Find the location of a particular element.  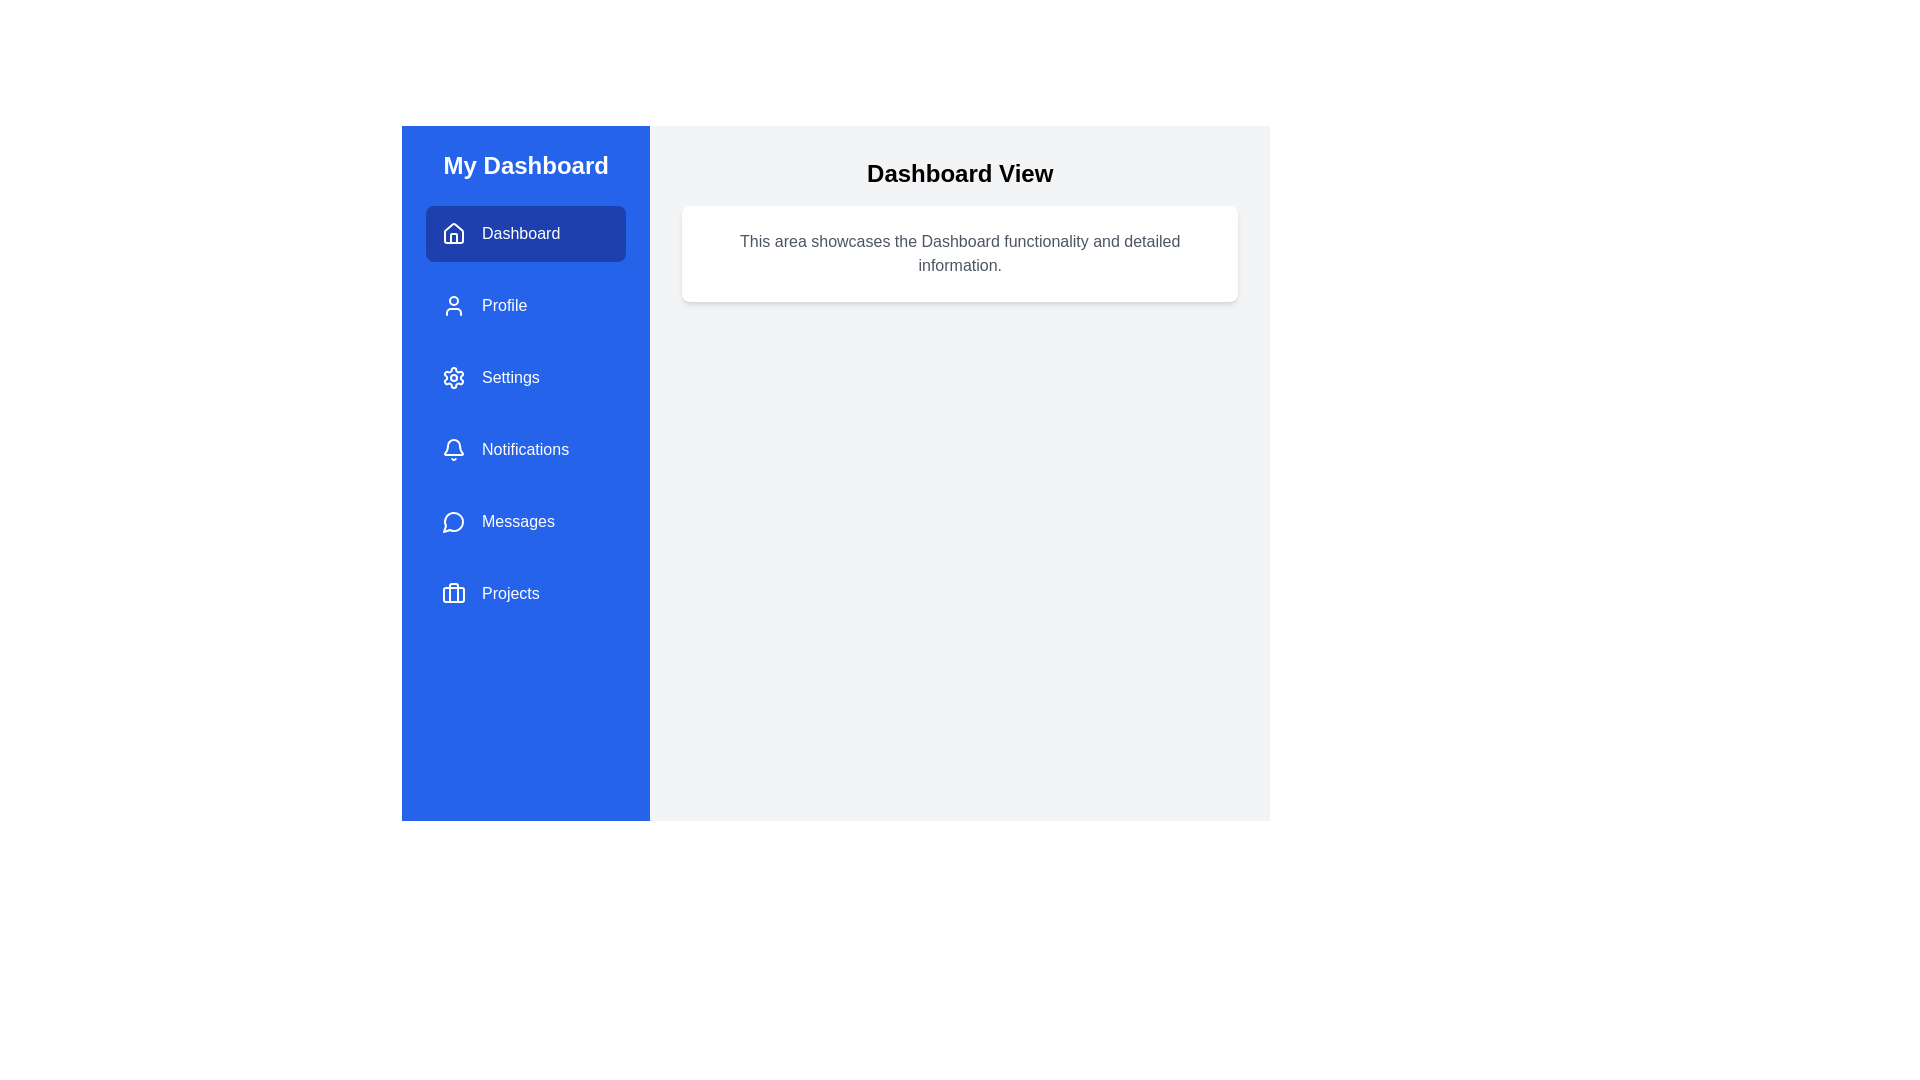

the menu item Profile to navigate to its corresponding section is located at coordinates (526, 305).